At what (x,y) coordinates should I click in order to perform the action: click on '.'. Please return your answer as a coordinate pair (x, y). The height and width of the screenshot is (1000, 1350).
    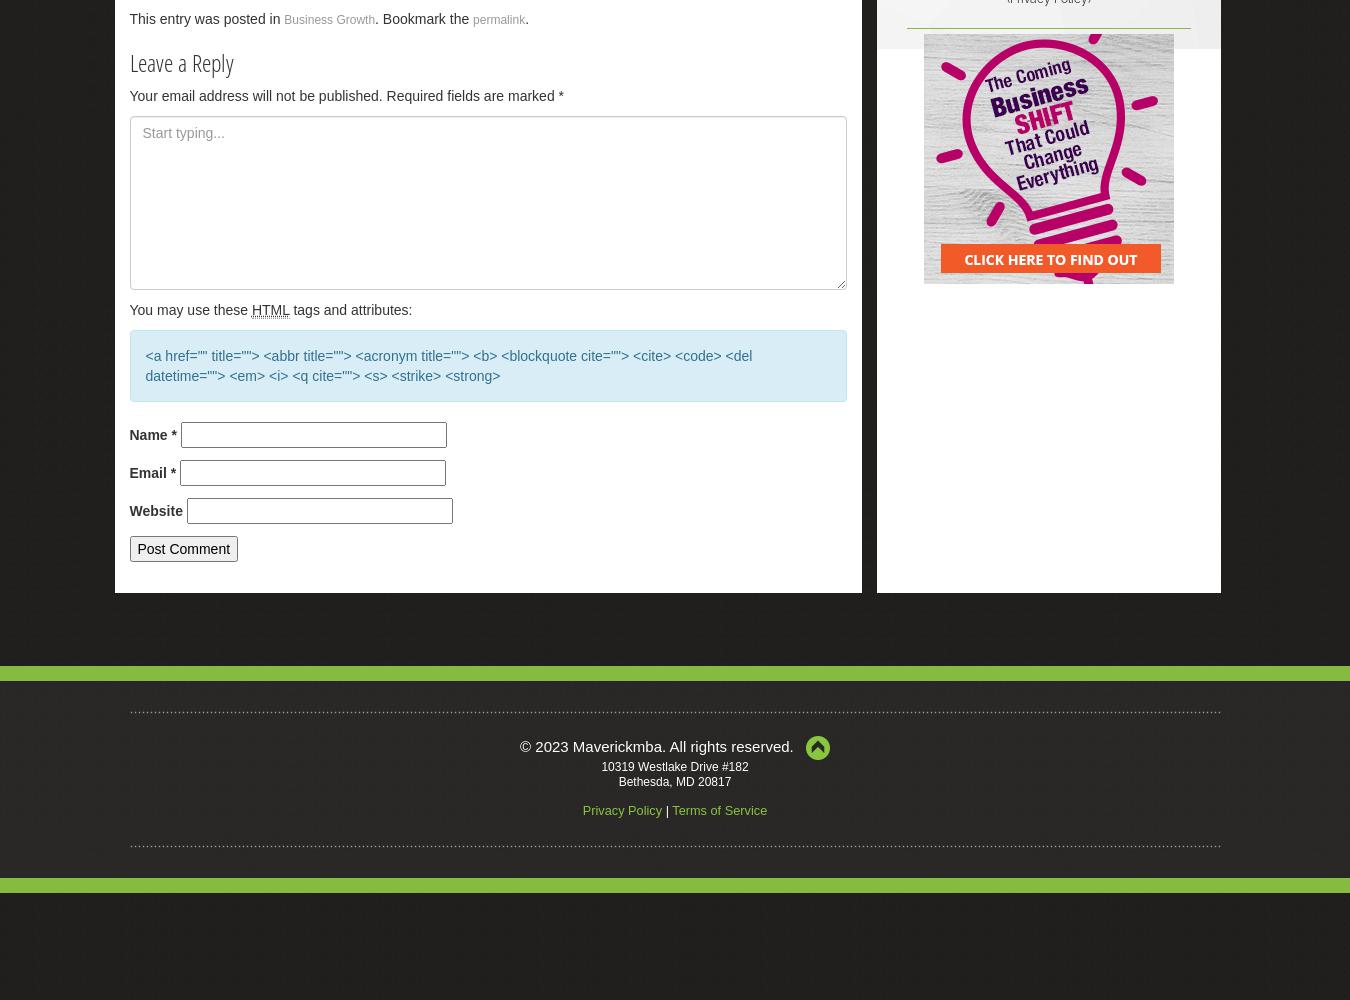
    Looking at the image, I should click on (526, 18).